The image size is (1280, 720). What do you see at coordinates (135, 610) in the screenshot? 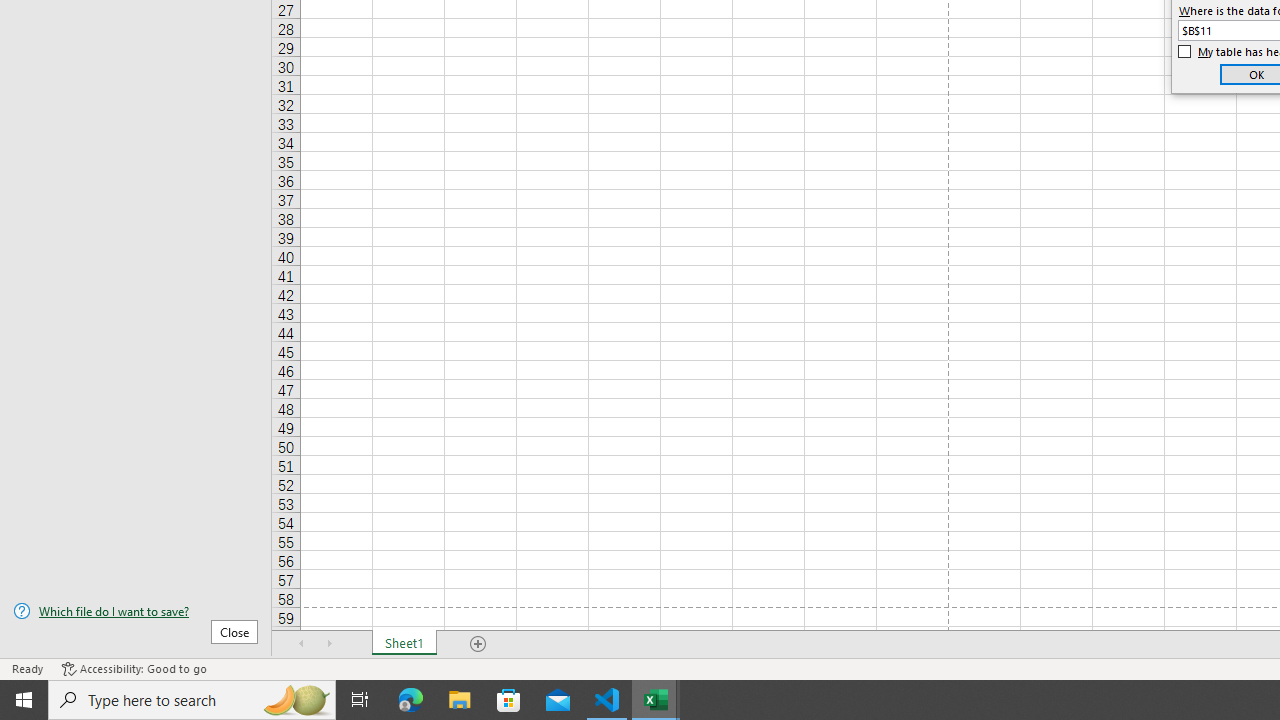
I see `'Which file do I want to save?'` at bounding box center [135, 610].